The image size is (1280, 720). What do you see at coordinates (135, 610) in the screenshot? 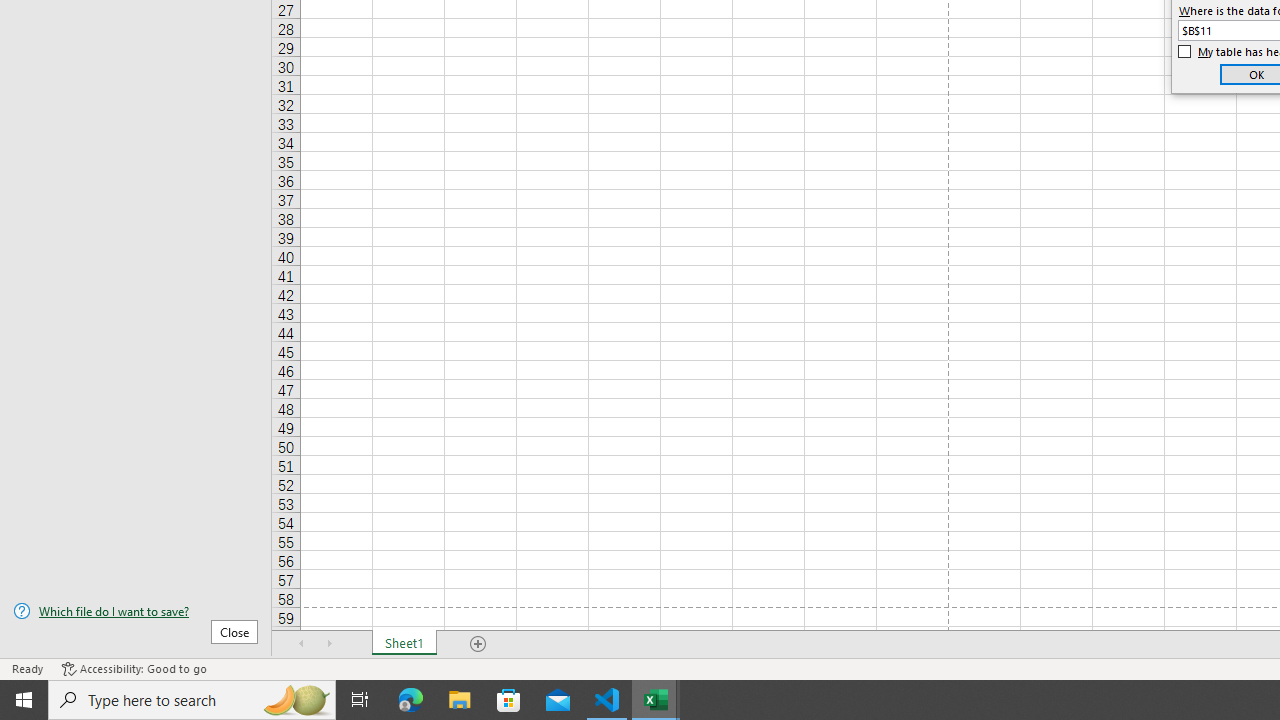
I see `'Which file do I want to save?'` at bounding box center [135, 610].